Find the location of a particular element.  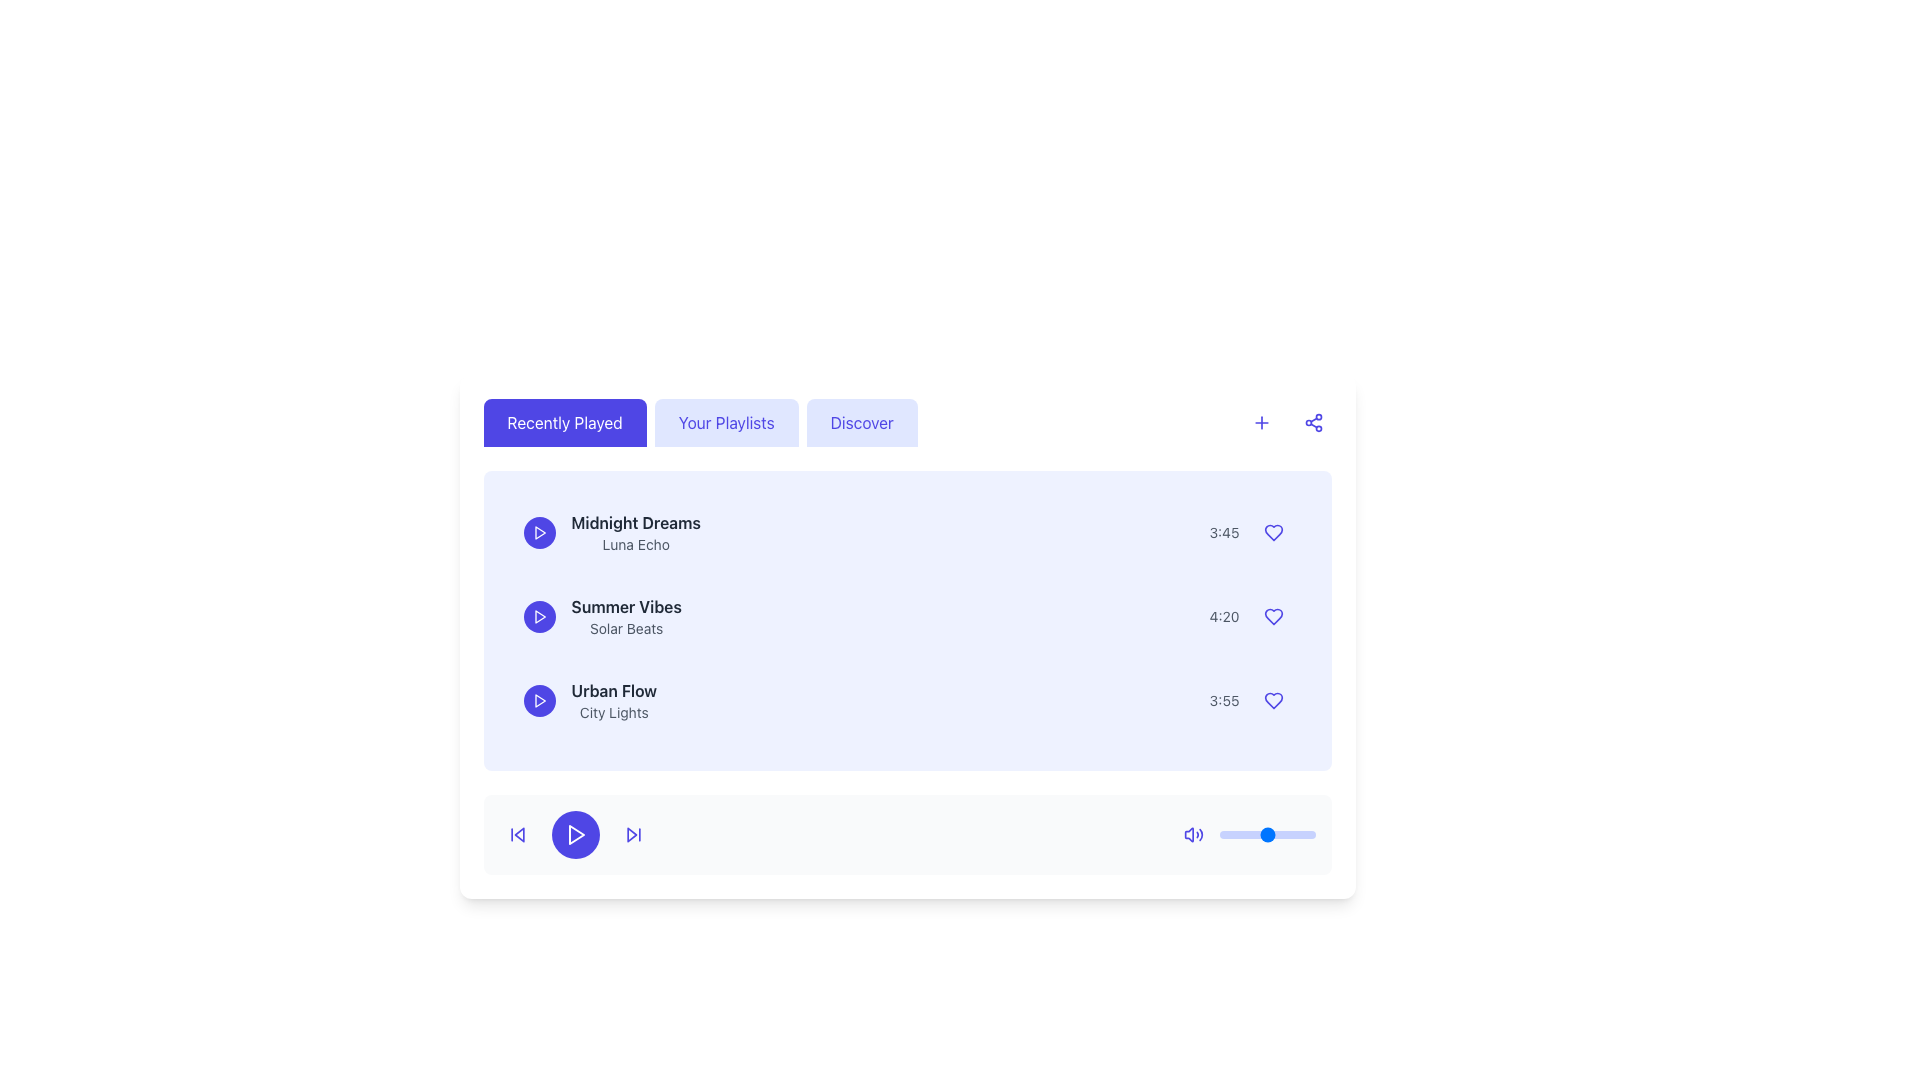

the slider is located at coordinates (1265, 834).